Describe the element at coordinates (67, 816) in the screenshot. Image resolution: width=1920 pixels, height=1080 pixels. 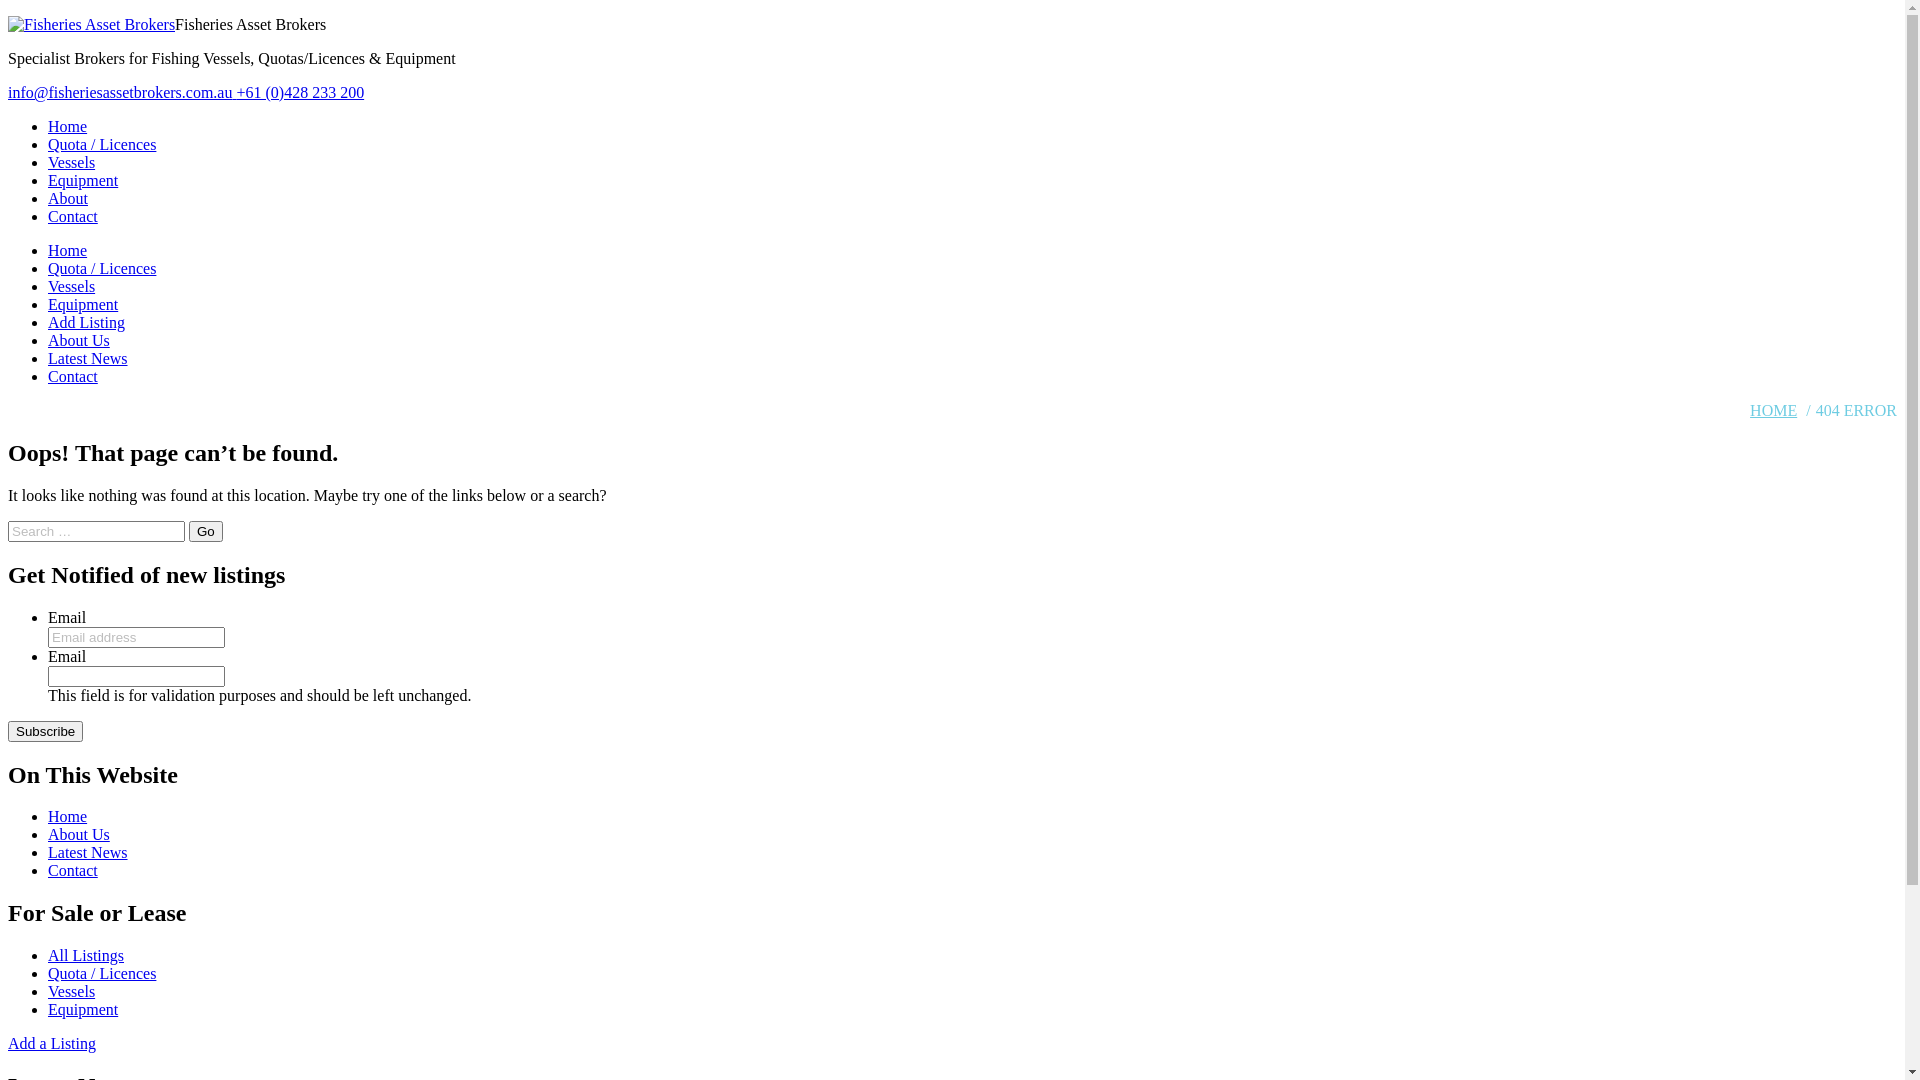
I see `'Home'` at that location.